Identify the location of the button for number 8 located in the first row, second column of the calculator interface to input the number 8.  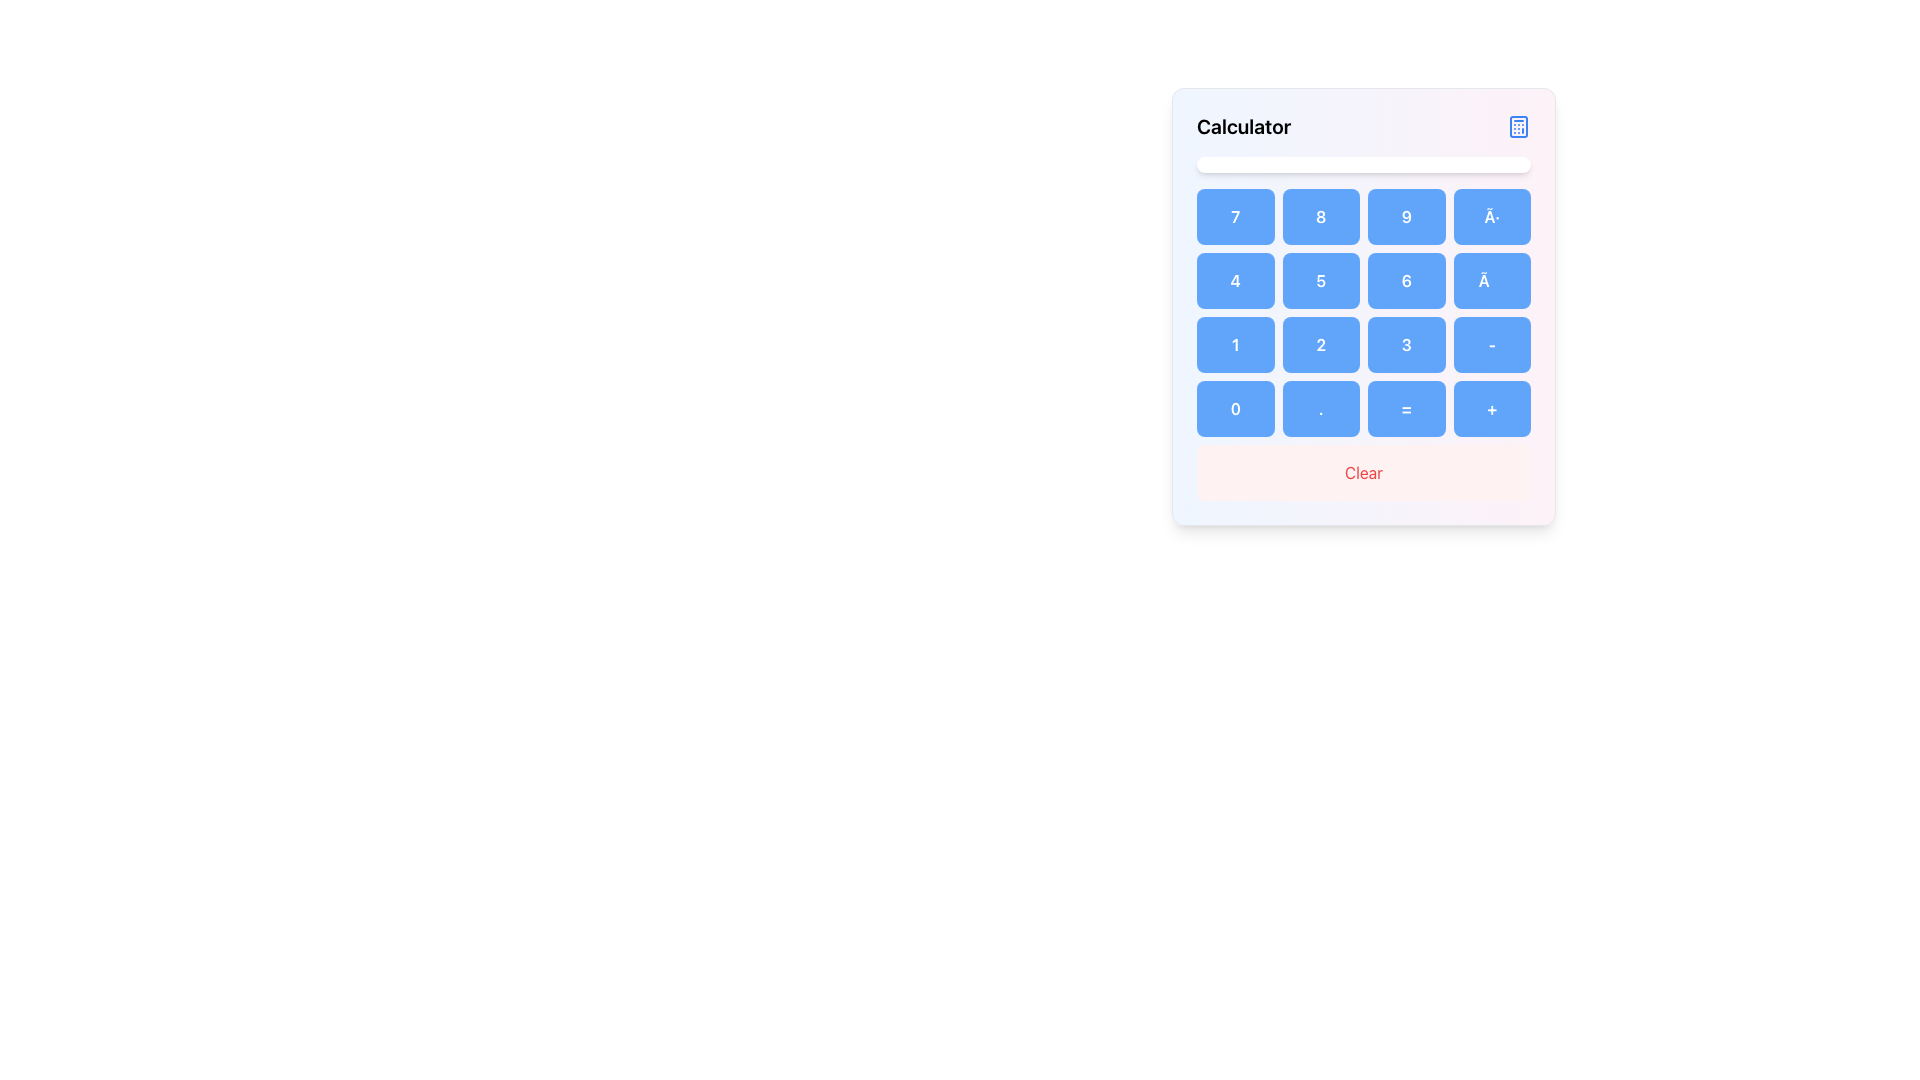
(1320, 216).